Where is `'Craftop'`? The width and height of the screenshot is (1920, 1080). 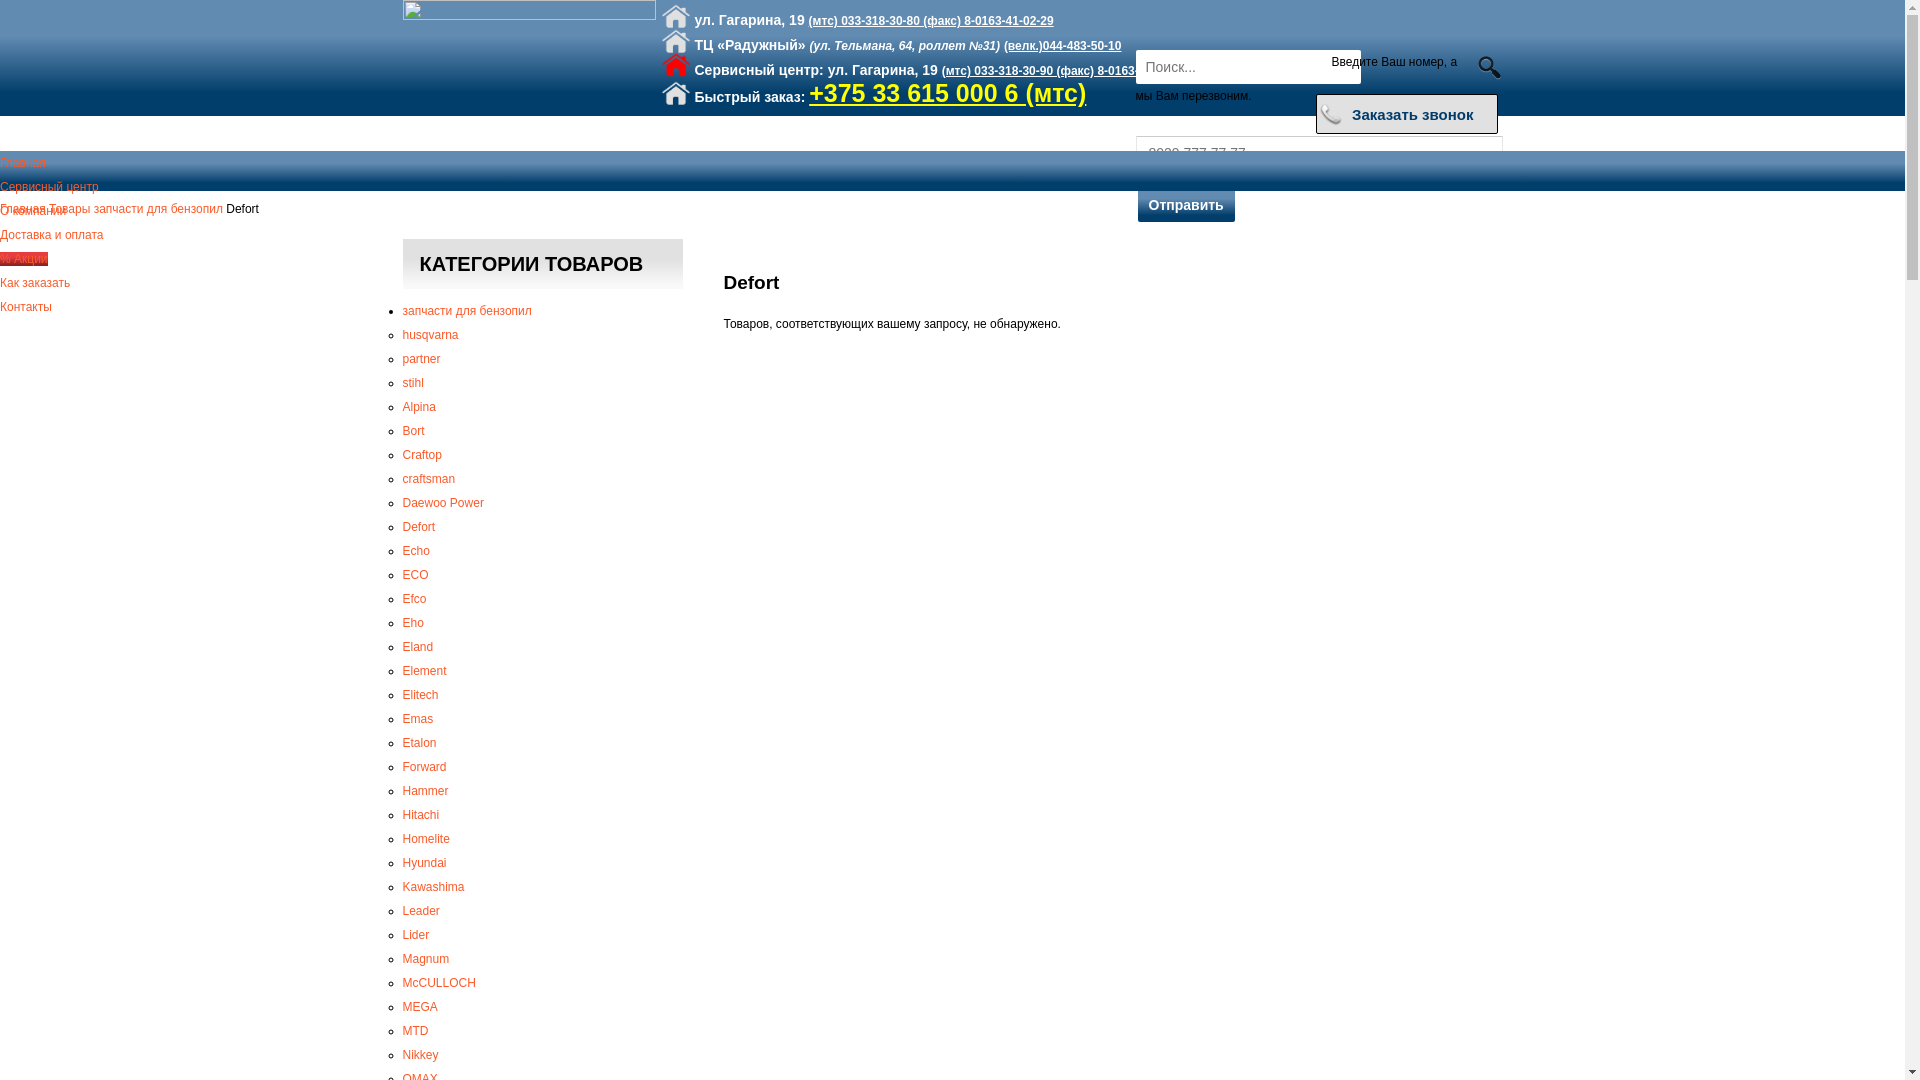
'Craftop' is located at coordinates (420, 455).